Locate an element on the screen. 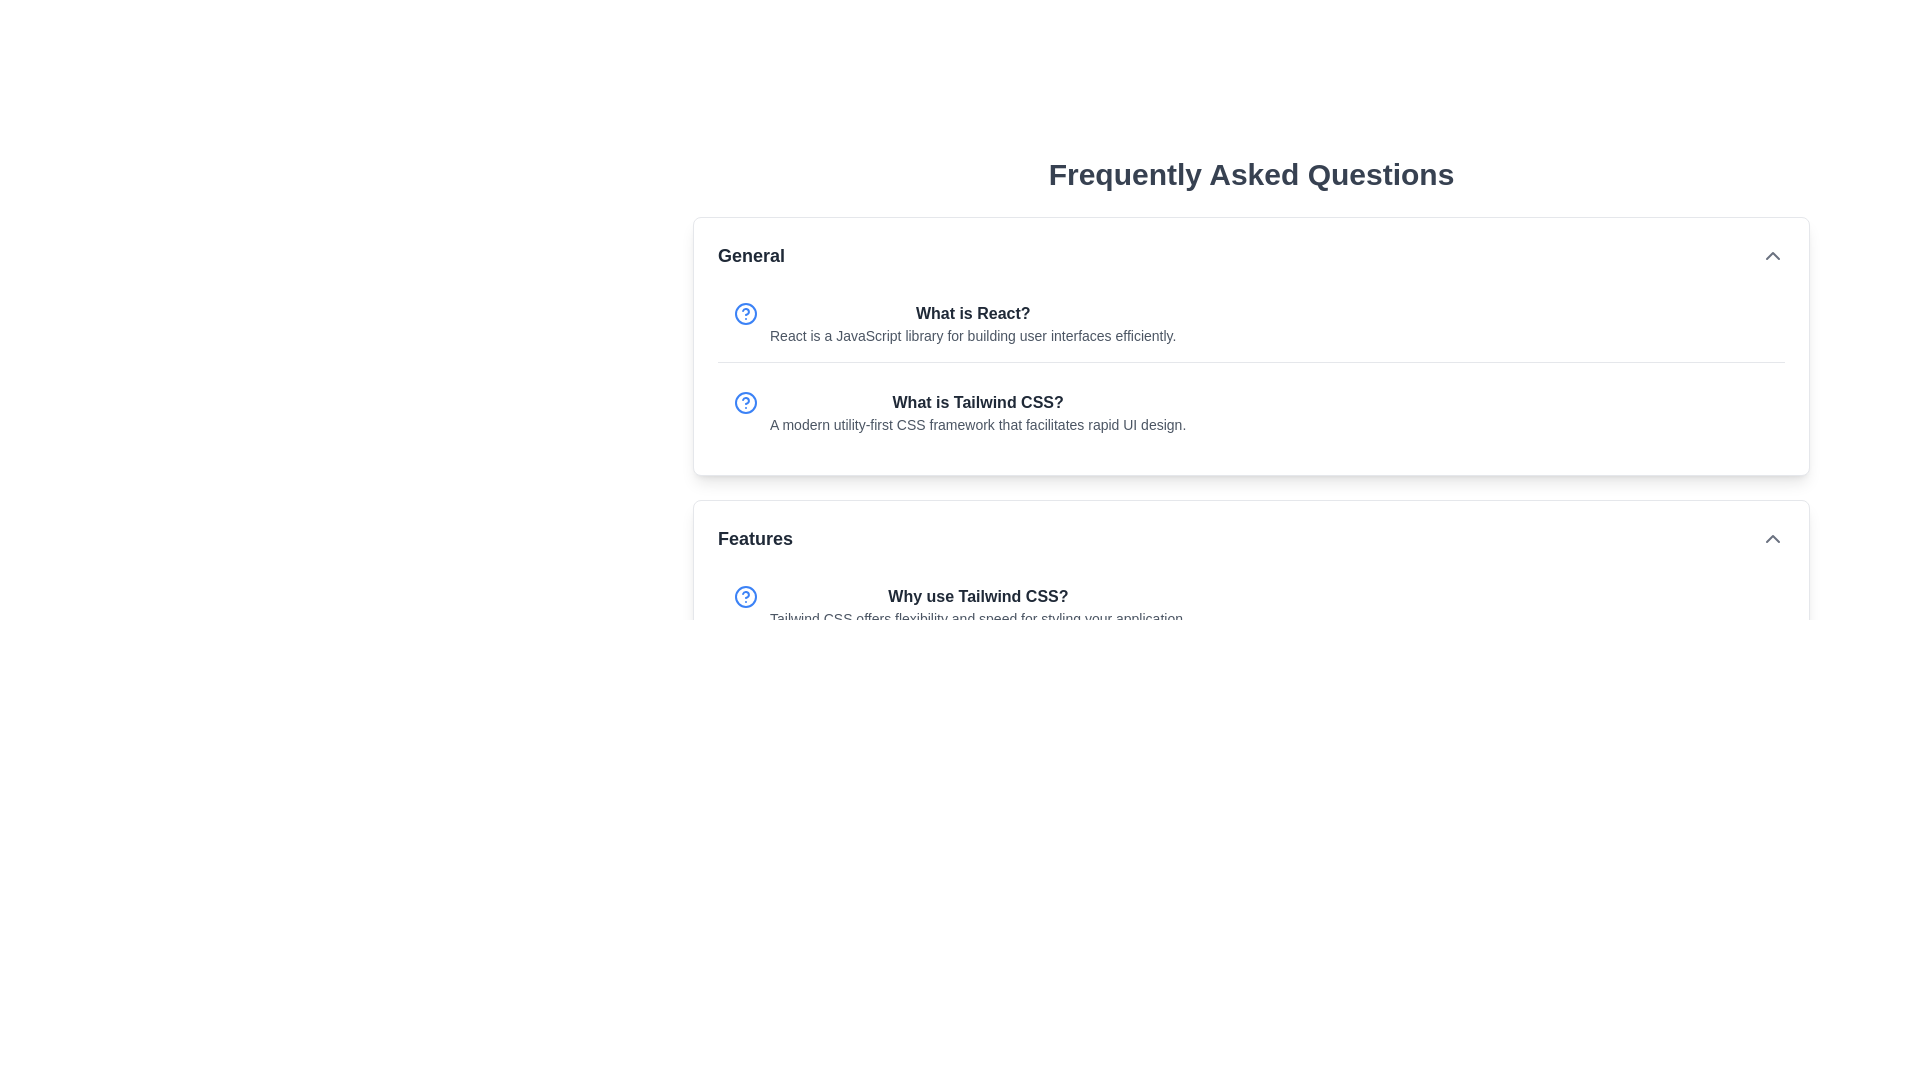 The image size is (1920, 1080). text element displaying 'A modern utility-first CSS framework that facilitates rapid UI design.' located under the header 'What is Tailwind CSS?' in the General FAQ section is located at coordinates (978, 423).